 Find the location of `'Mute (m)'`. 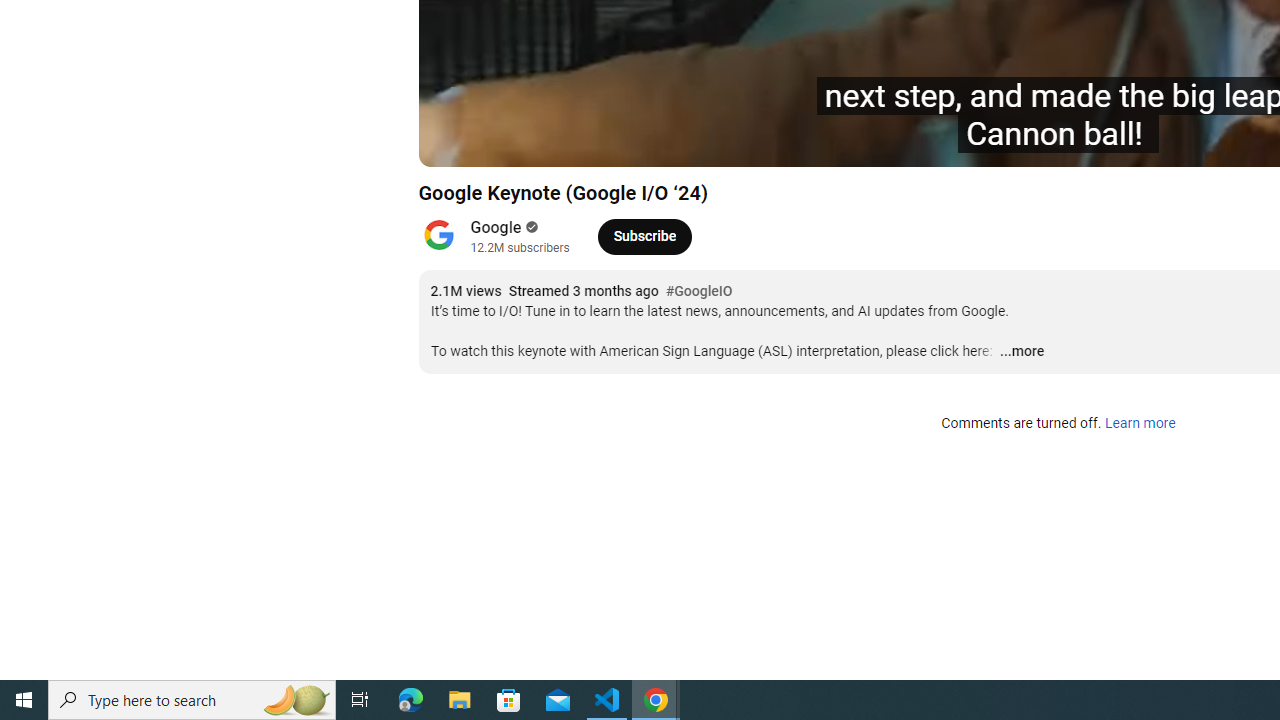

'Mute (m)' is located at coordinates (548, 141).